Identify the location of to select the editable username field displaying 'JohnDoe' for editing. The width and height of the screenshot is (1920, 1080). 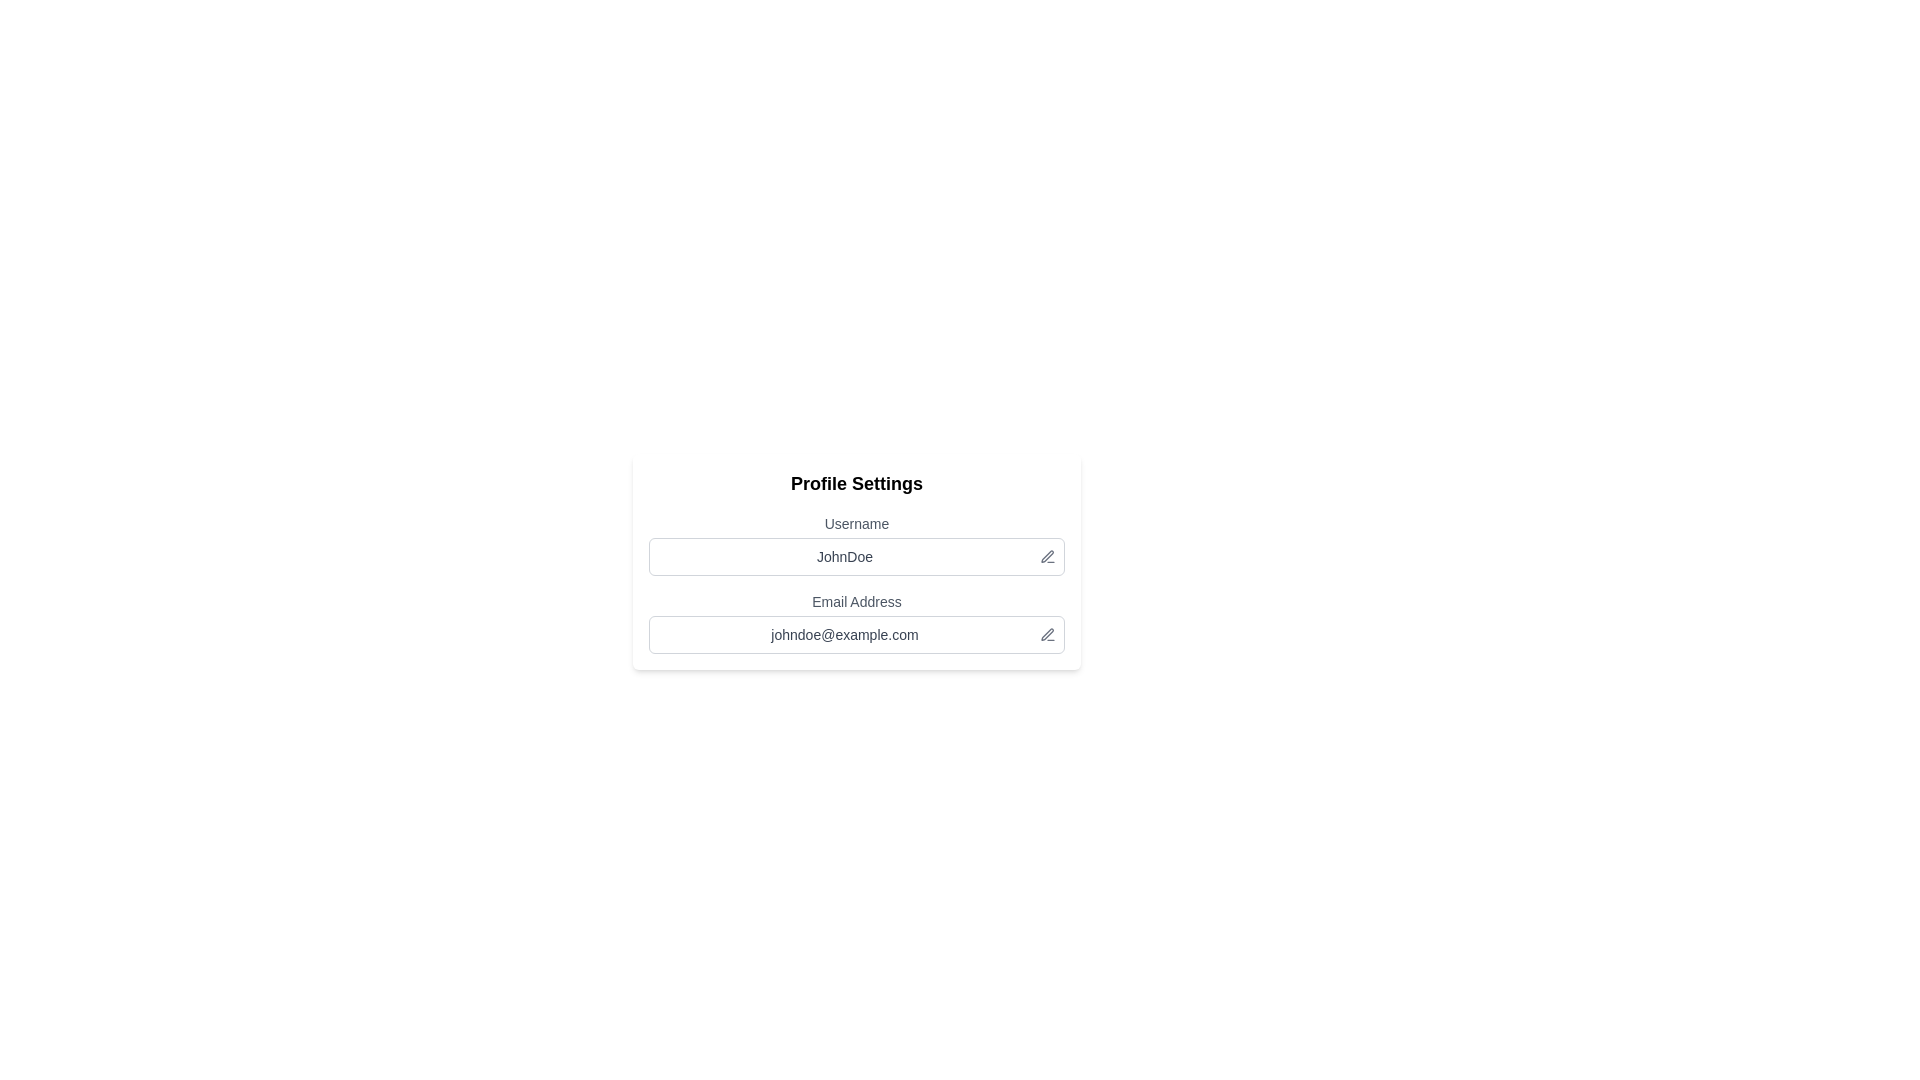
(857, 556).